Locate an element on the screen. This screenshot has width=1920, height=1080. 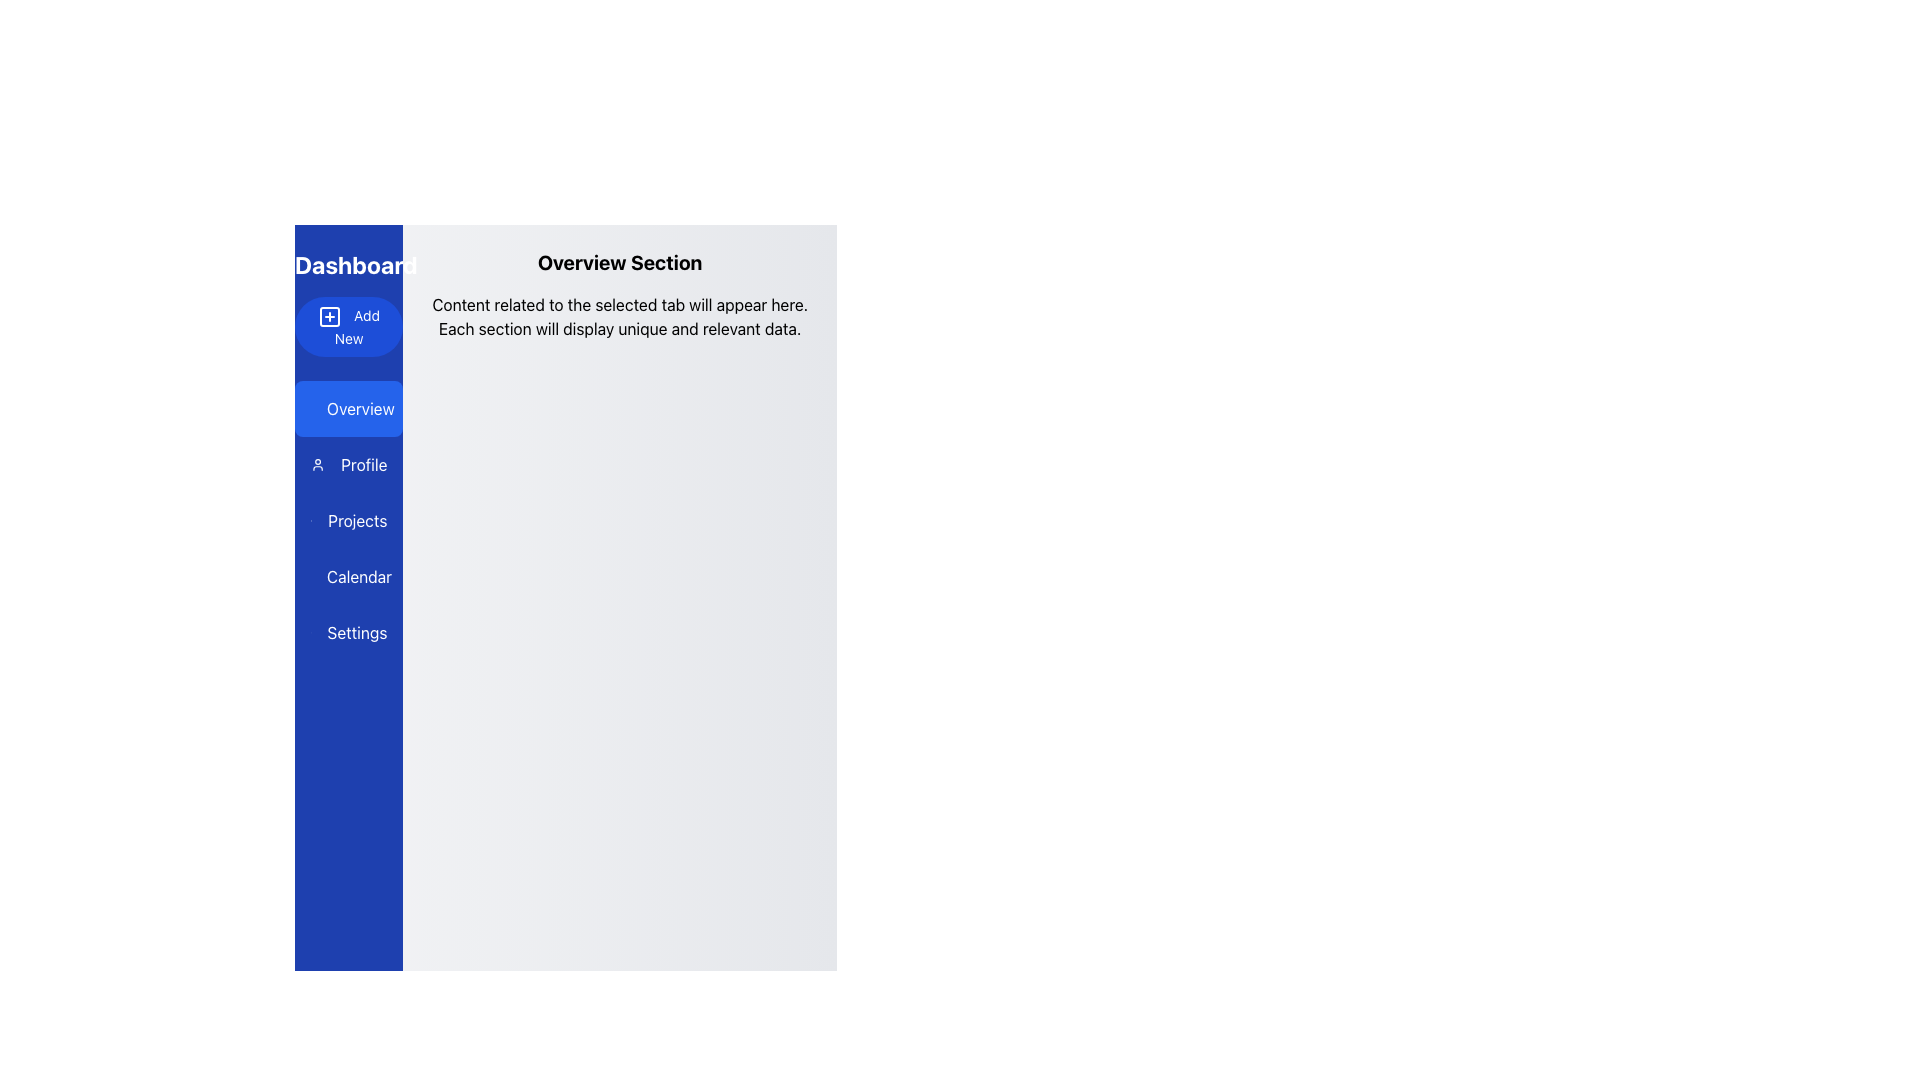
text block containing 'Content related to the selected tab will appear here. Each section will display unique and relevant data.' located below the 'Overview Section' heading is located at coordinates (619, 315).